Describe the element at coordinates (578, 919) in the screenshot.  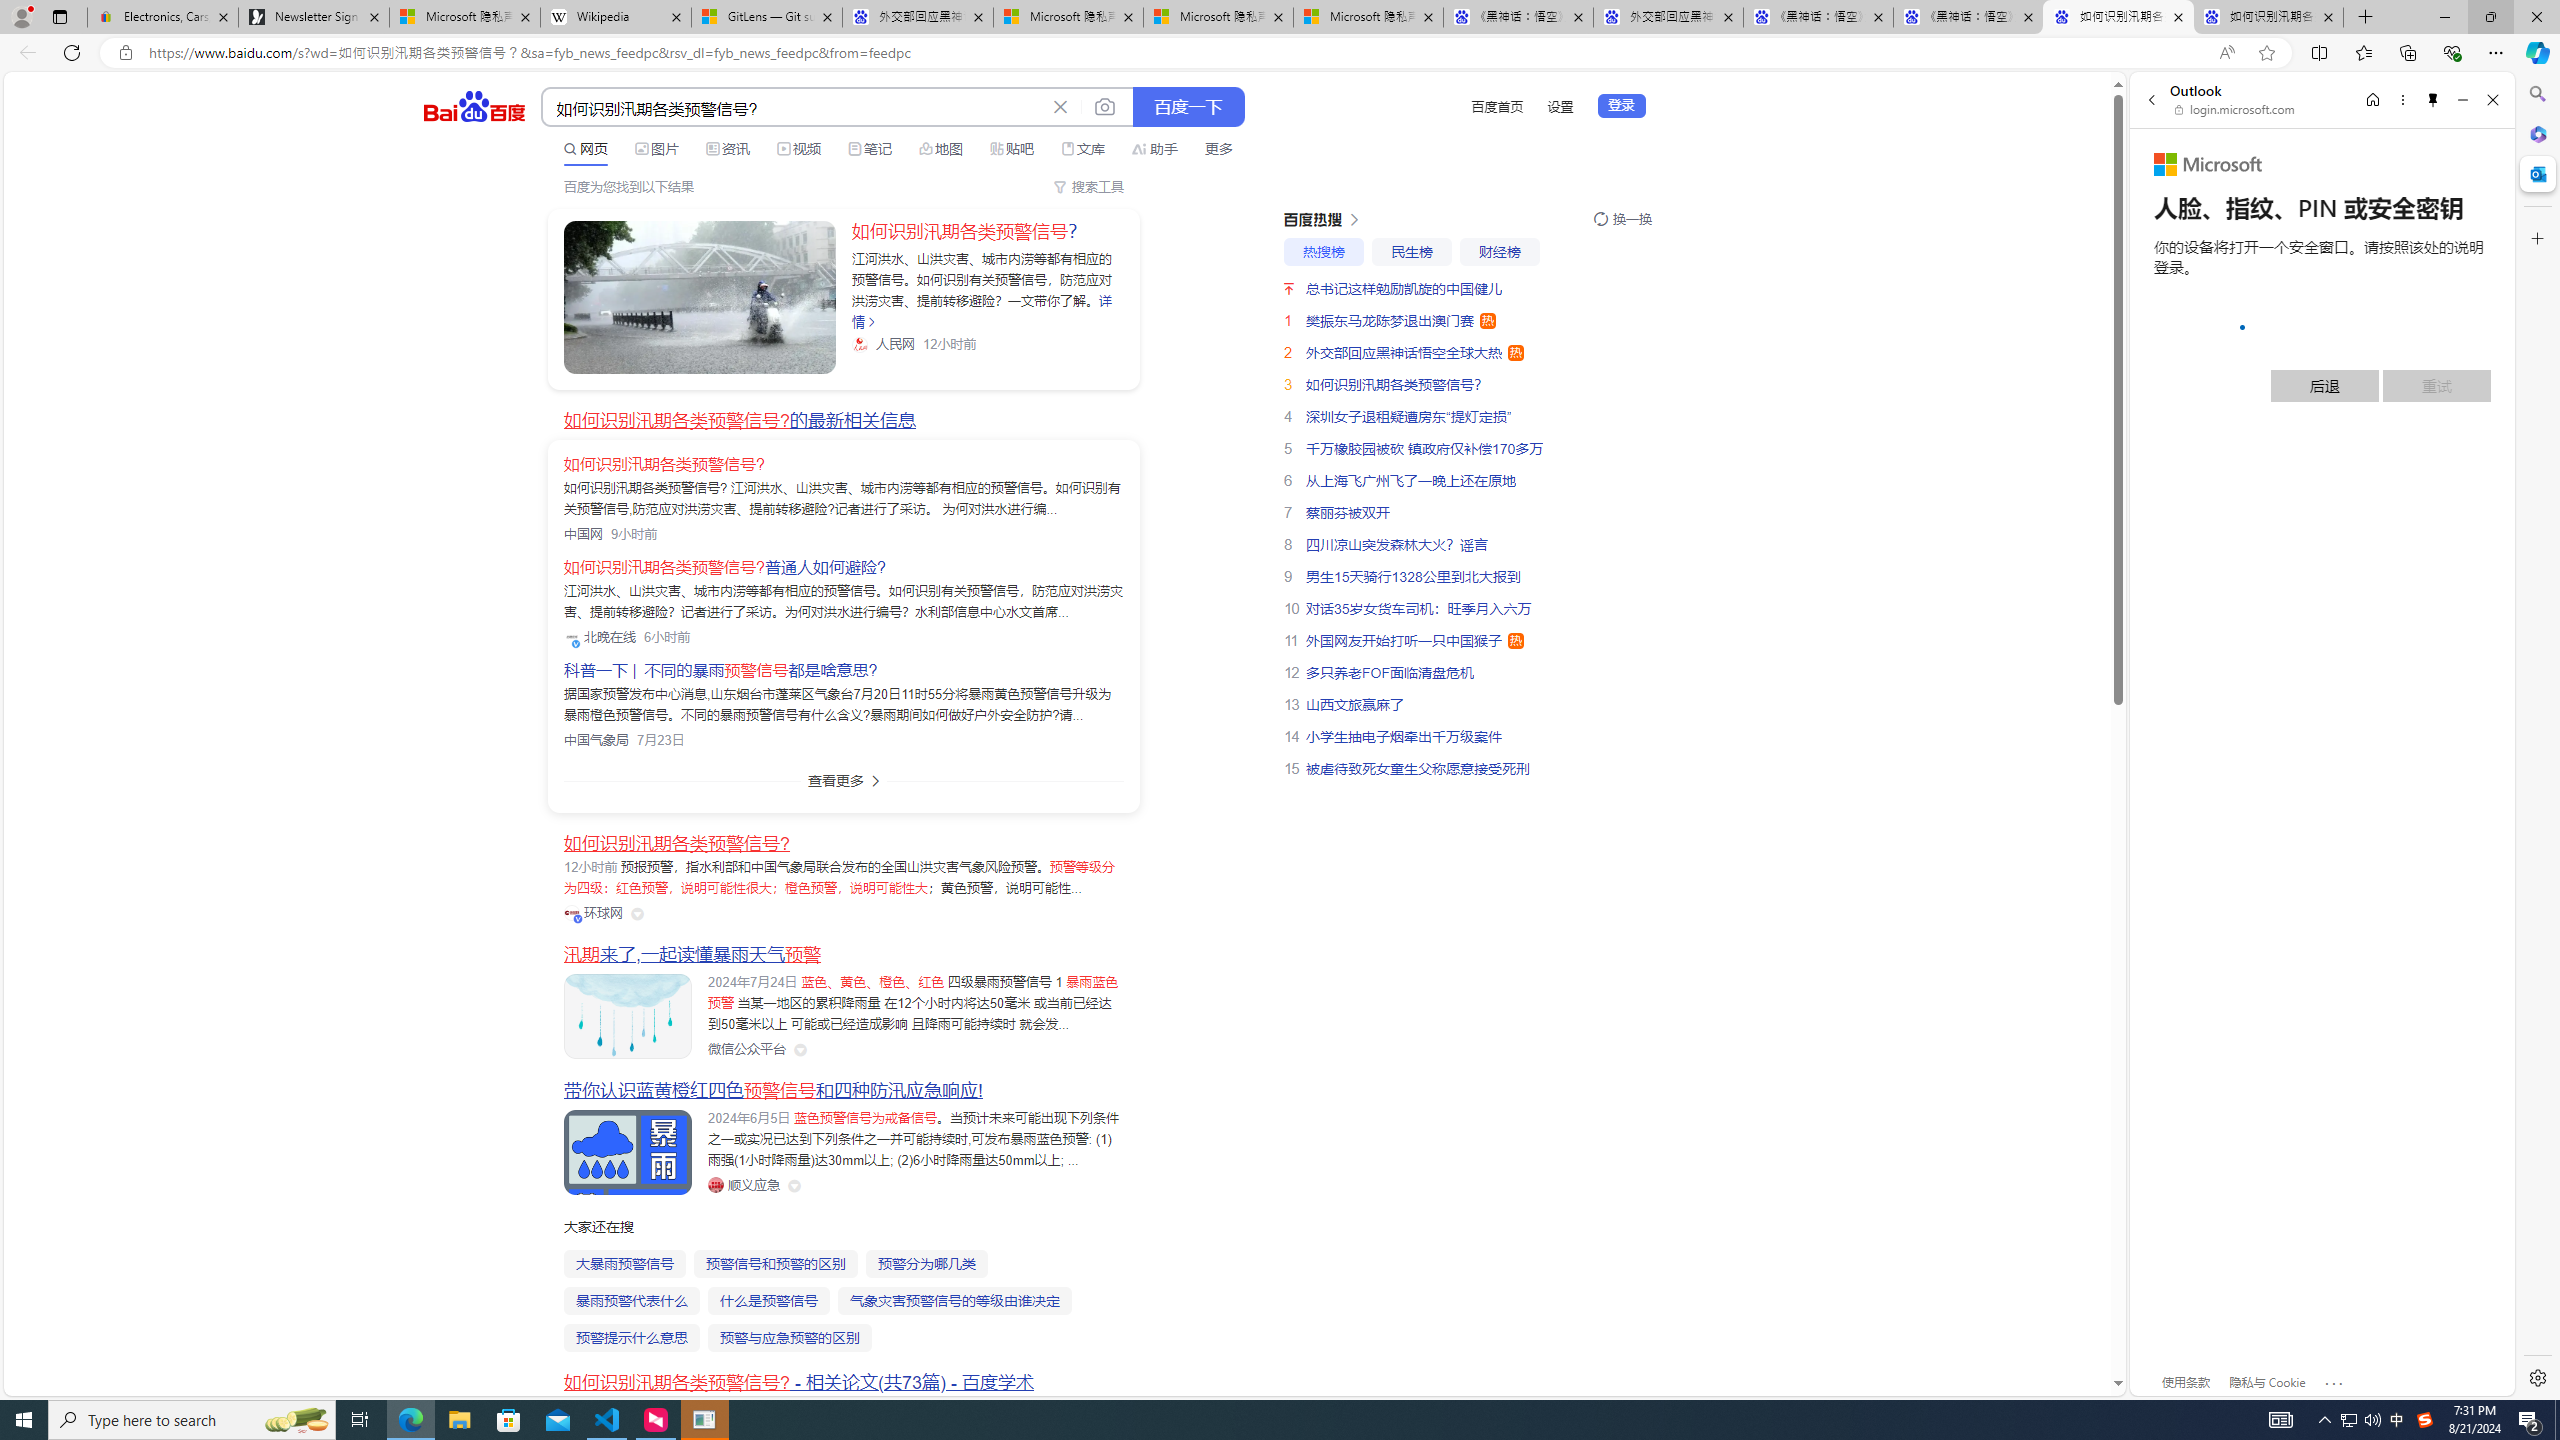
I see `'Class: vip-icon_kNmNt'` at that location.